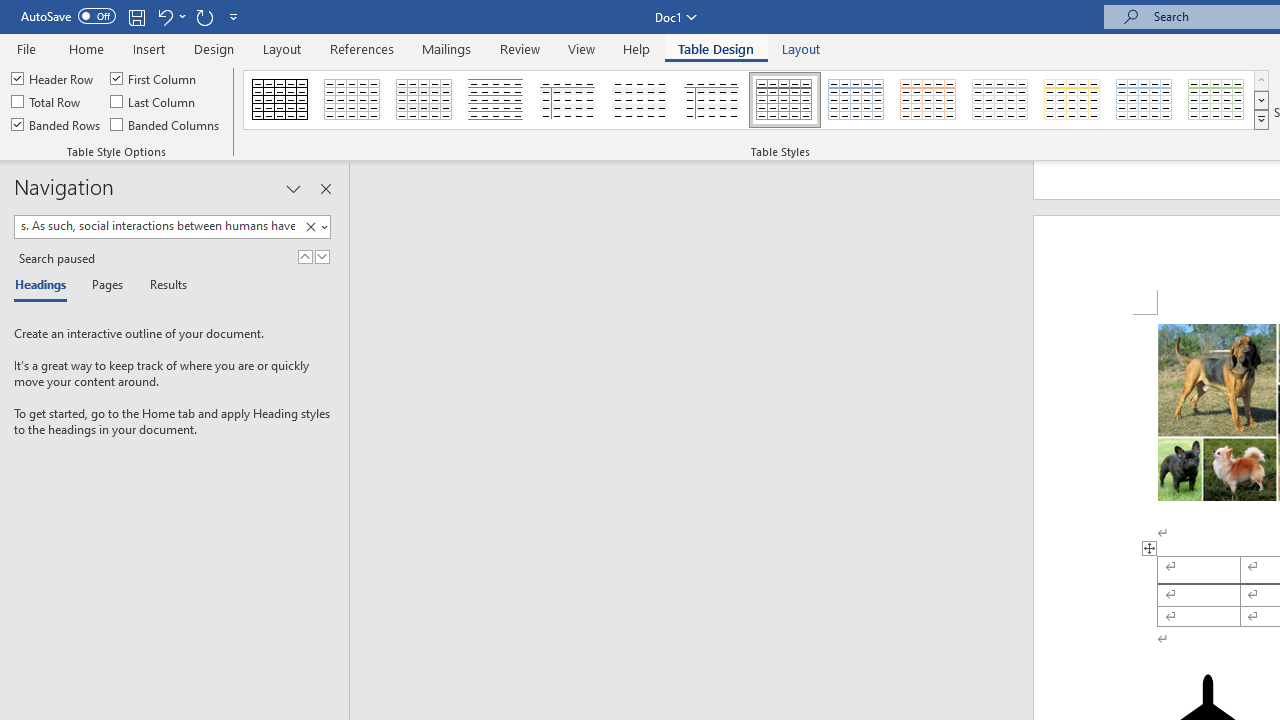 The image size is (1280, 720). Describe the element at coordinates (856, 100) in the screenshot. I see `'Grid Table 1 Light - Accent 1'` at that location.